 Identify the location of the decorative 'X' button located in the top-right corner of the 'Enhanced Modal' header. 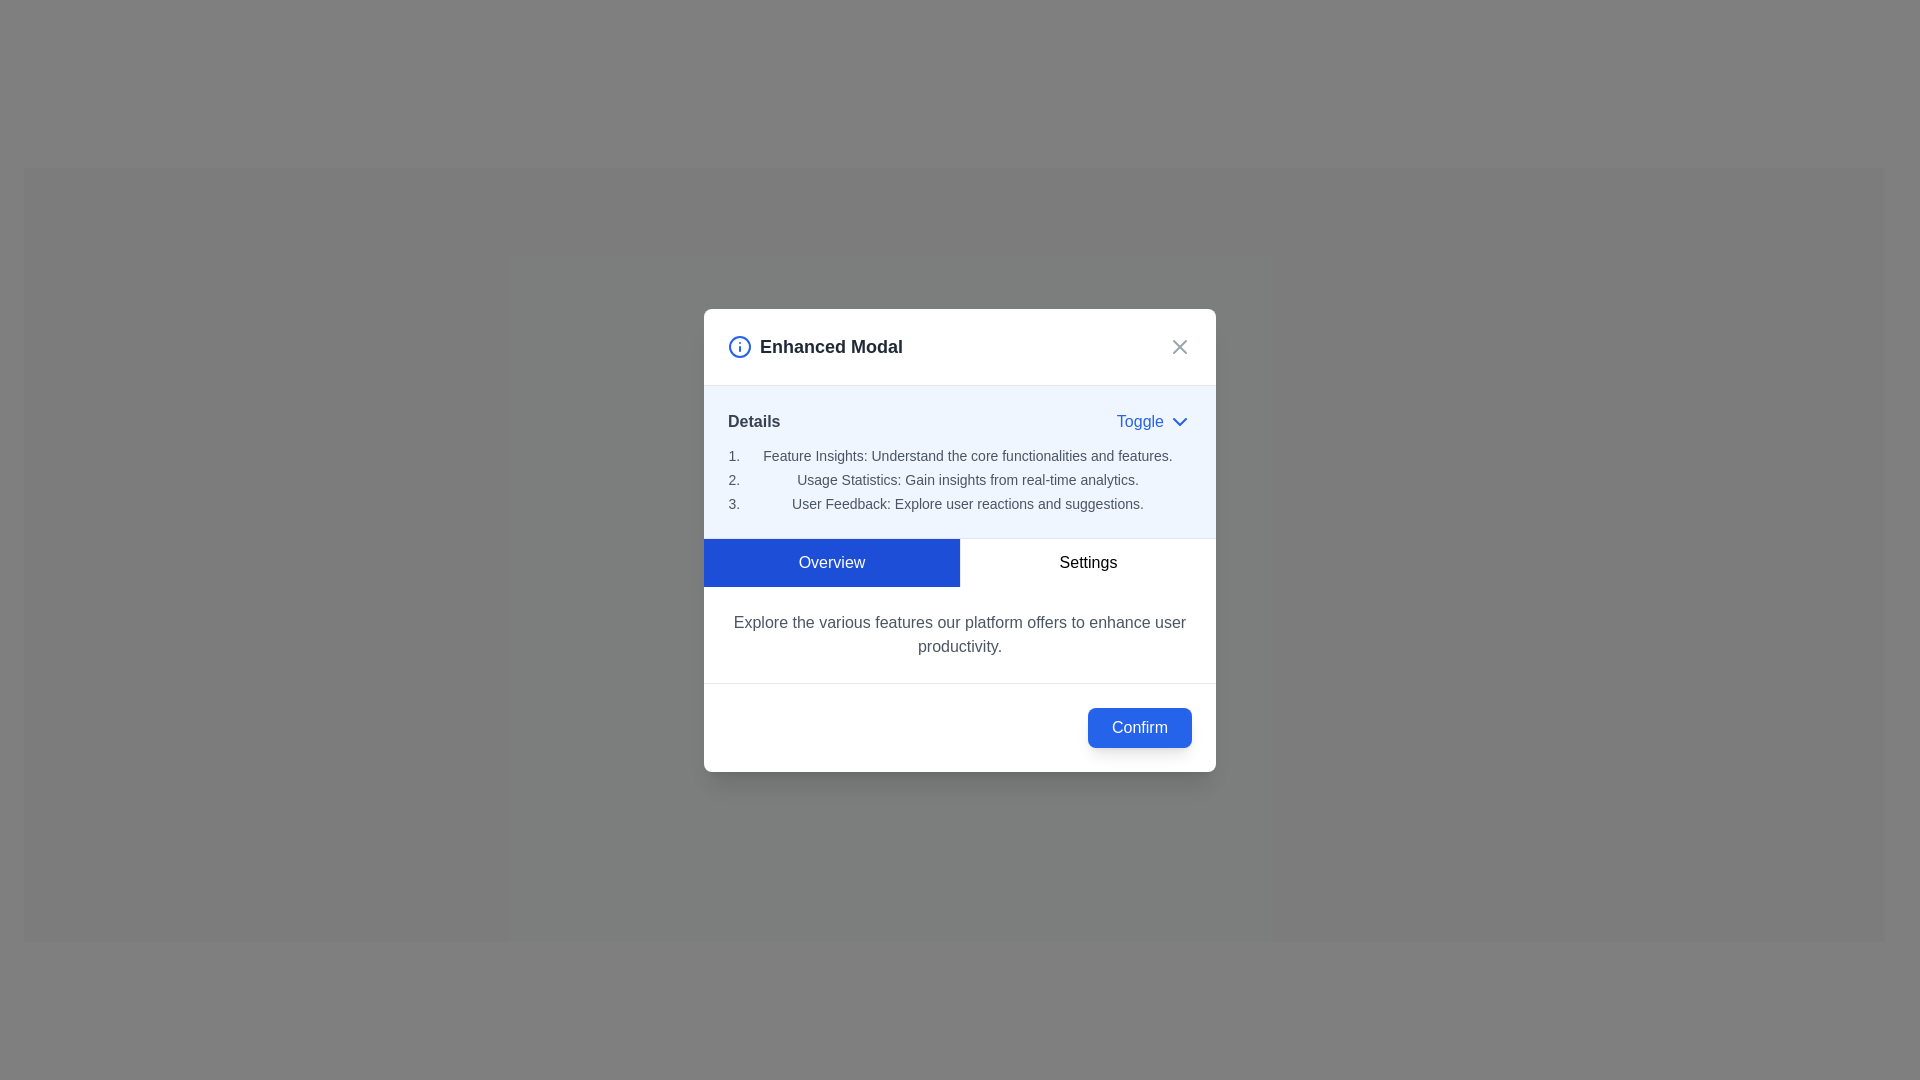
(1180, 345).